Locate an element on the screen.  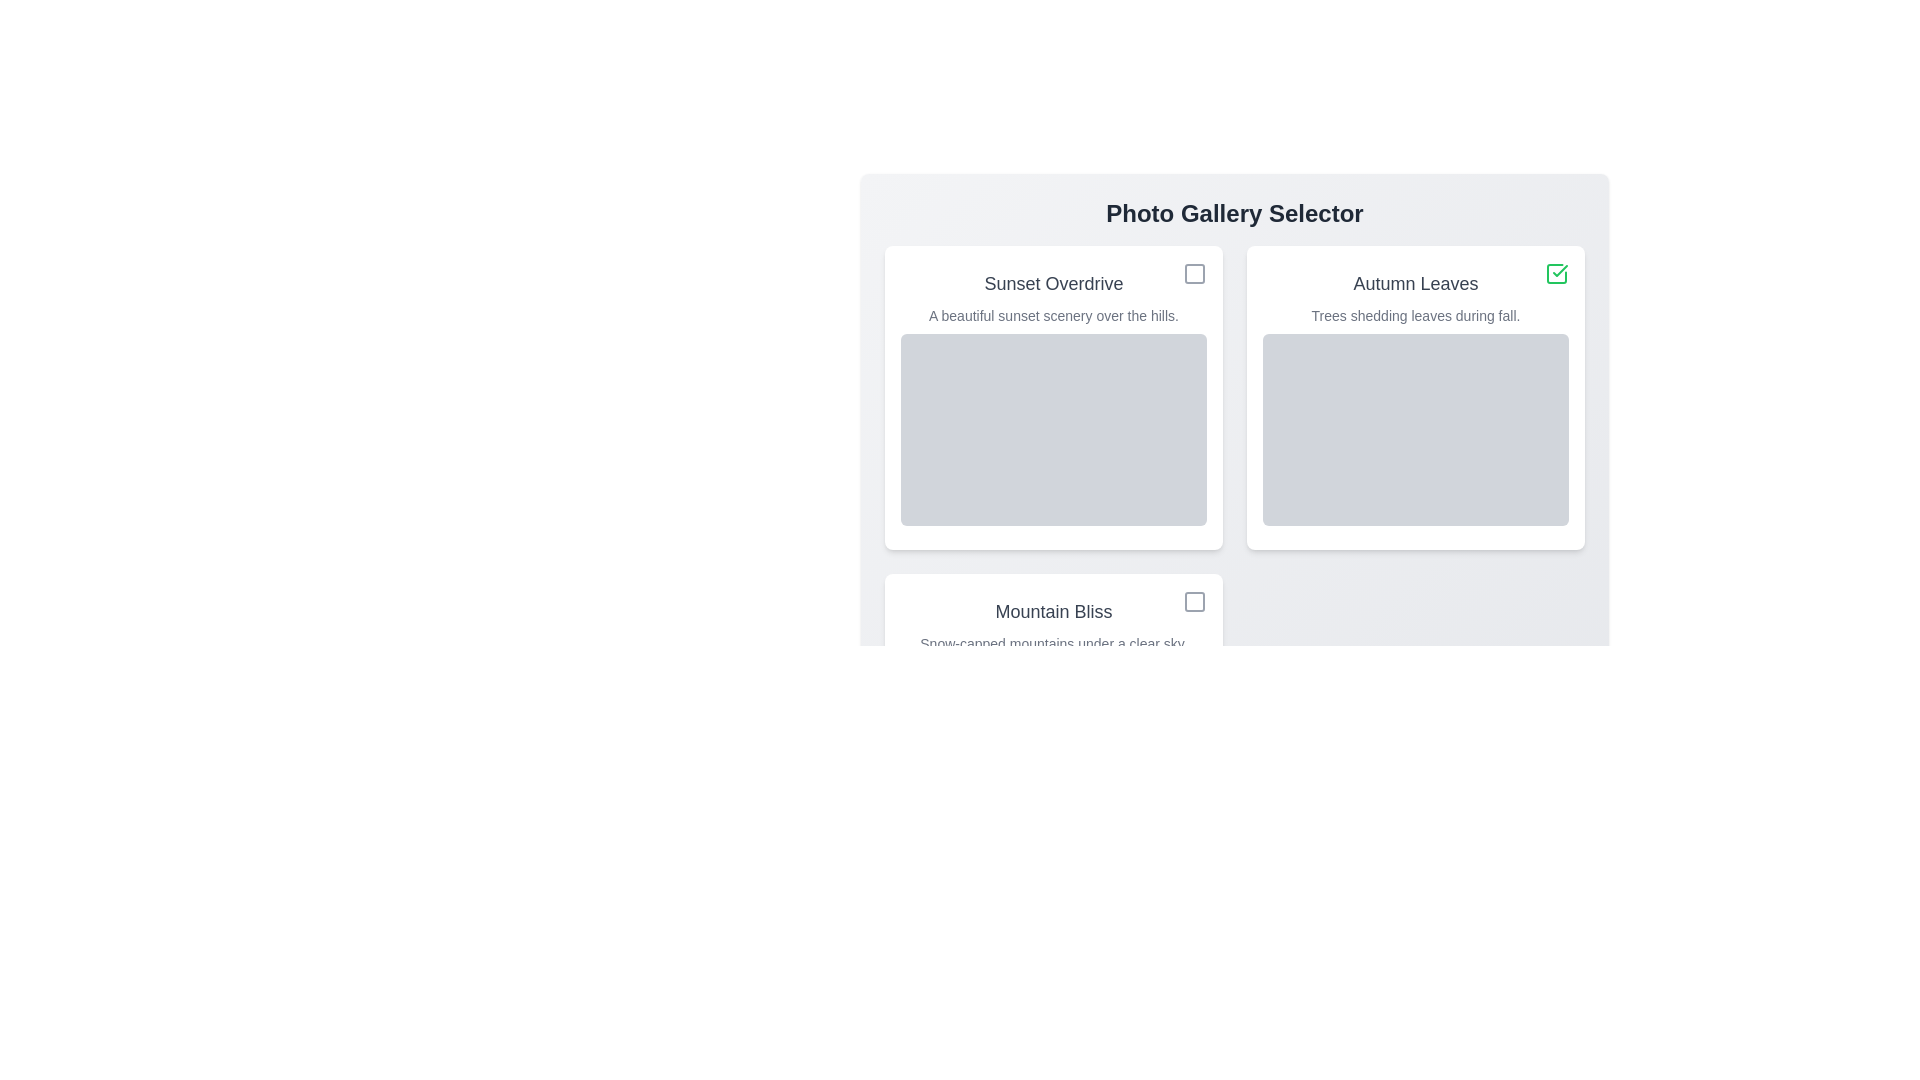
the gallery item Mountain Bliss by clicking its checkbox is located at coordinates (1195, 600).